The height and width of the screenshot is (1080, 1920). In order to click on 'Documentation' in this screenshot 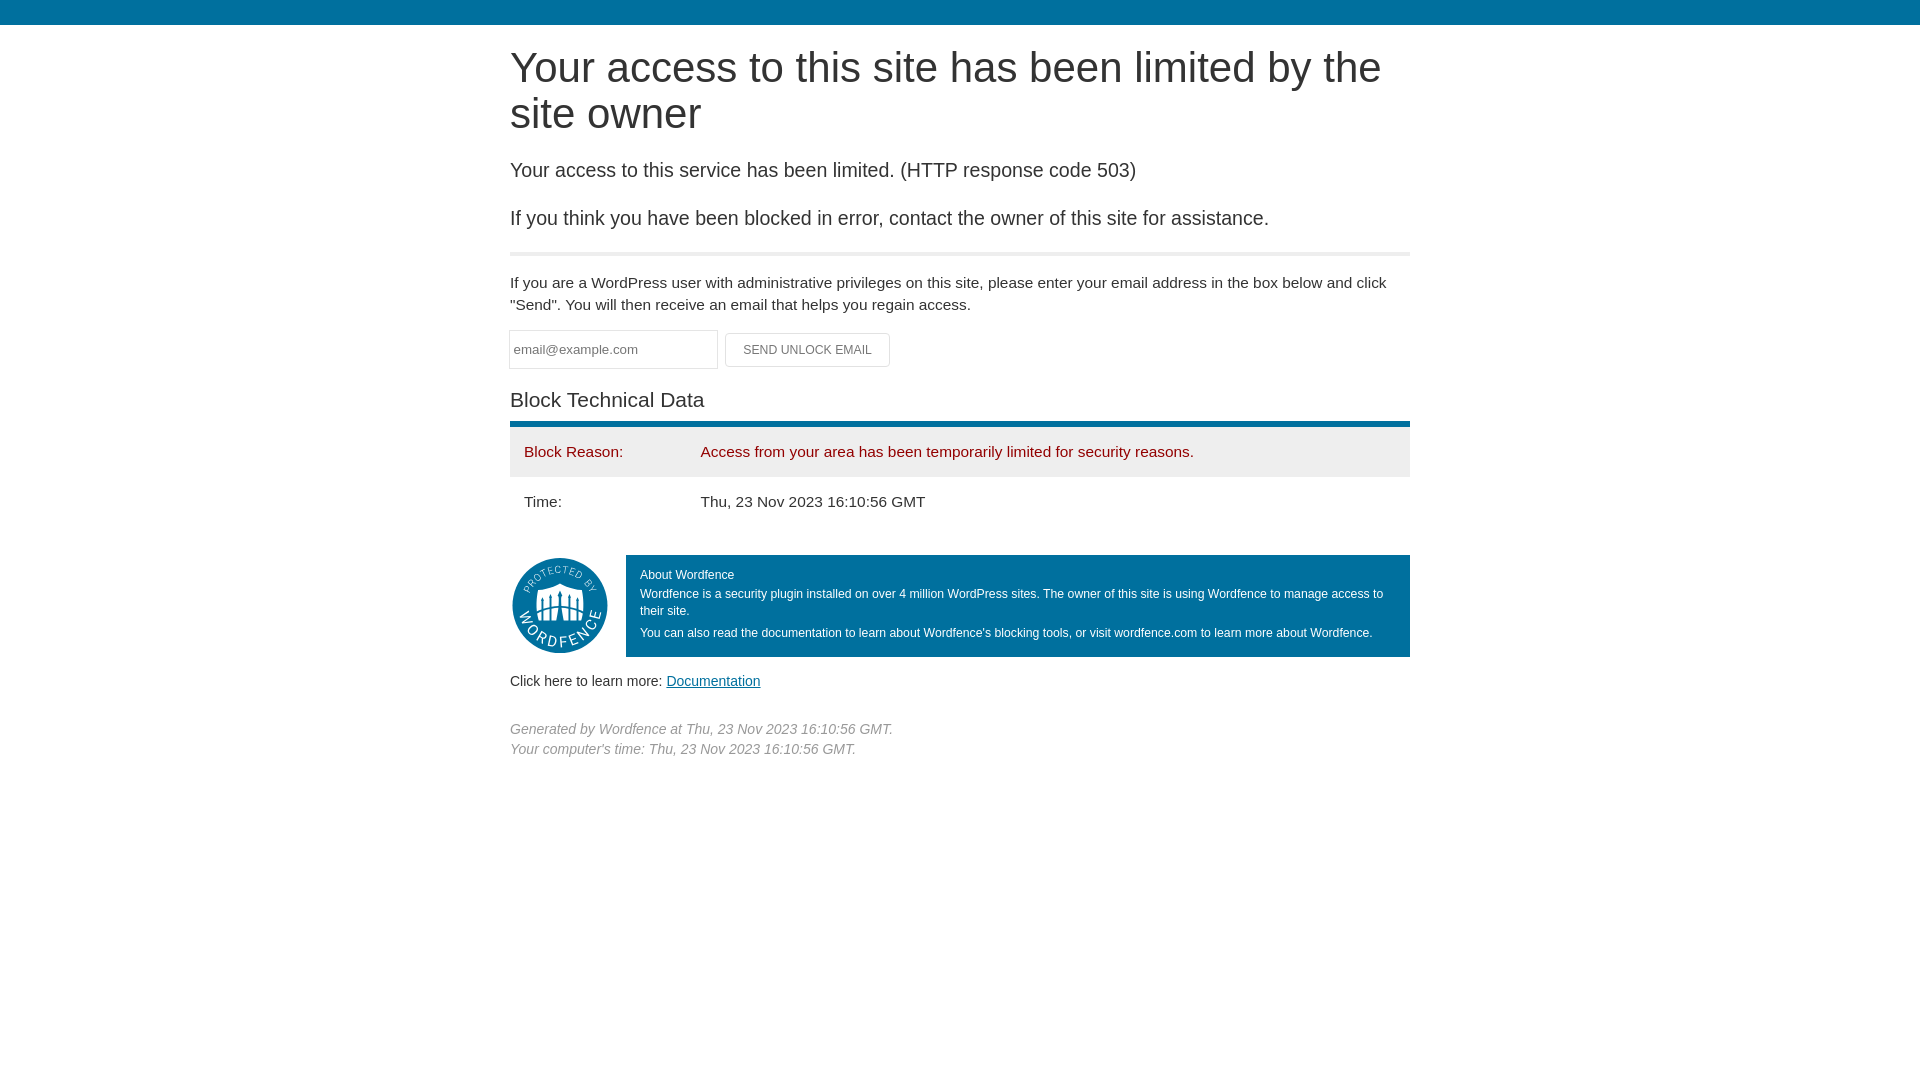, I will do `click(713, 680)`.